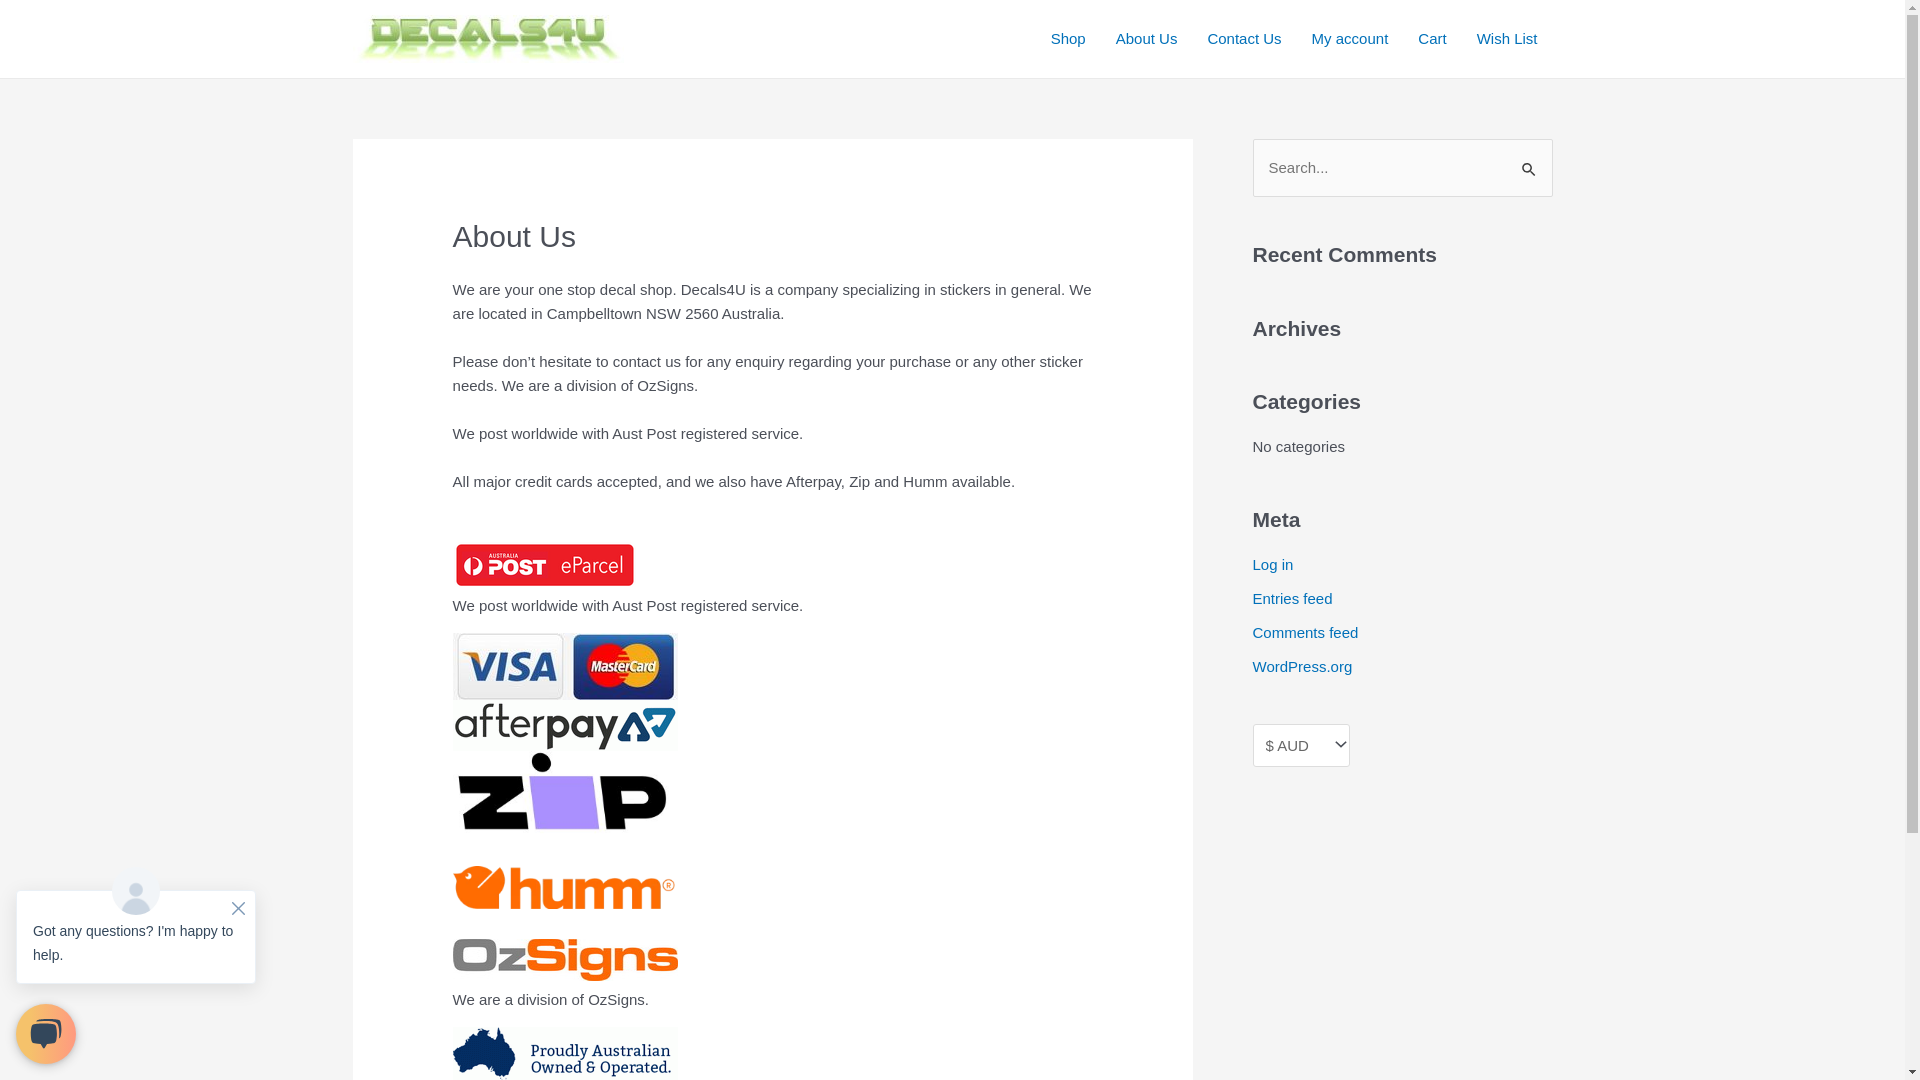  I want to click on 'About Us', so click(1147, 38).